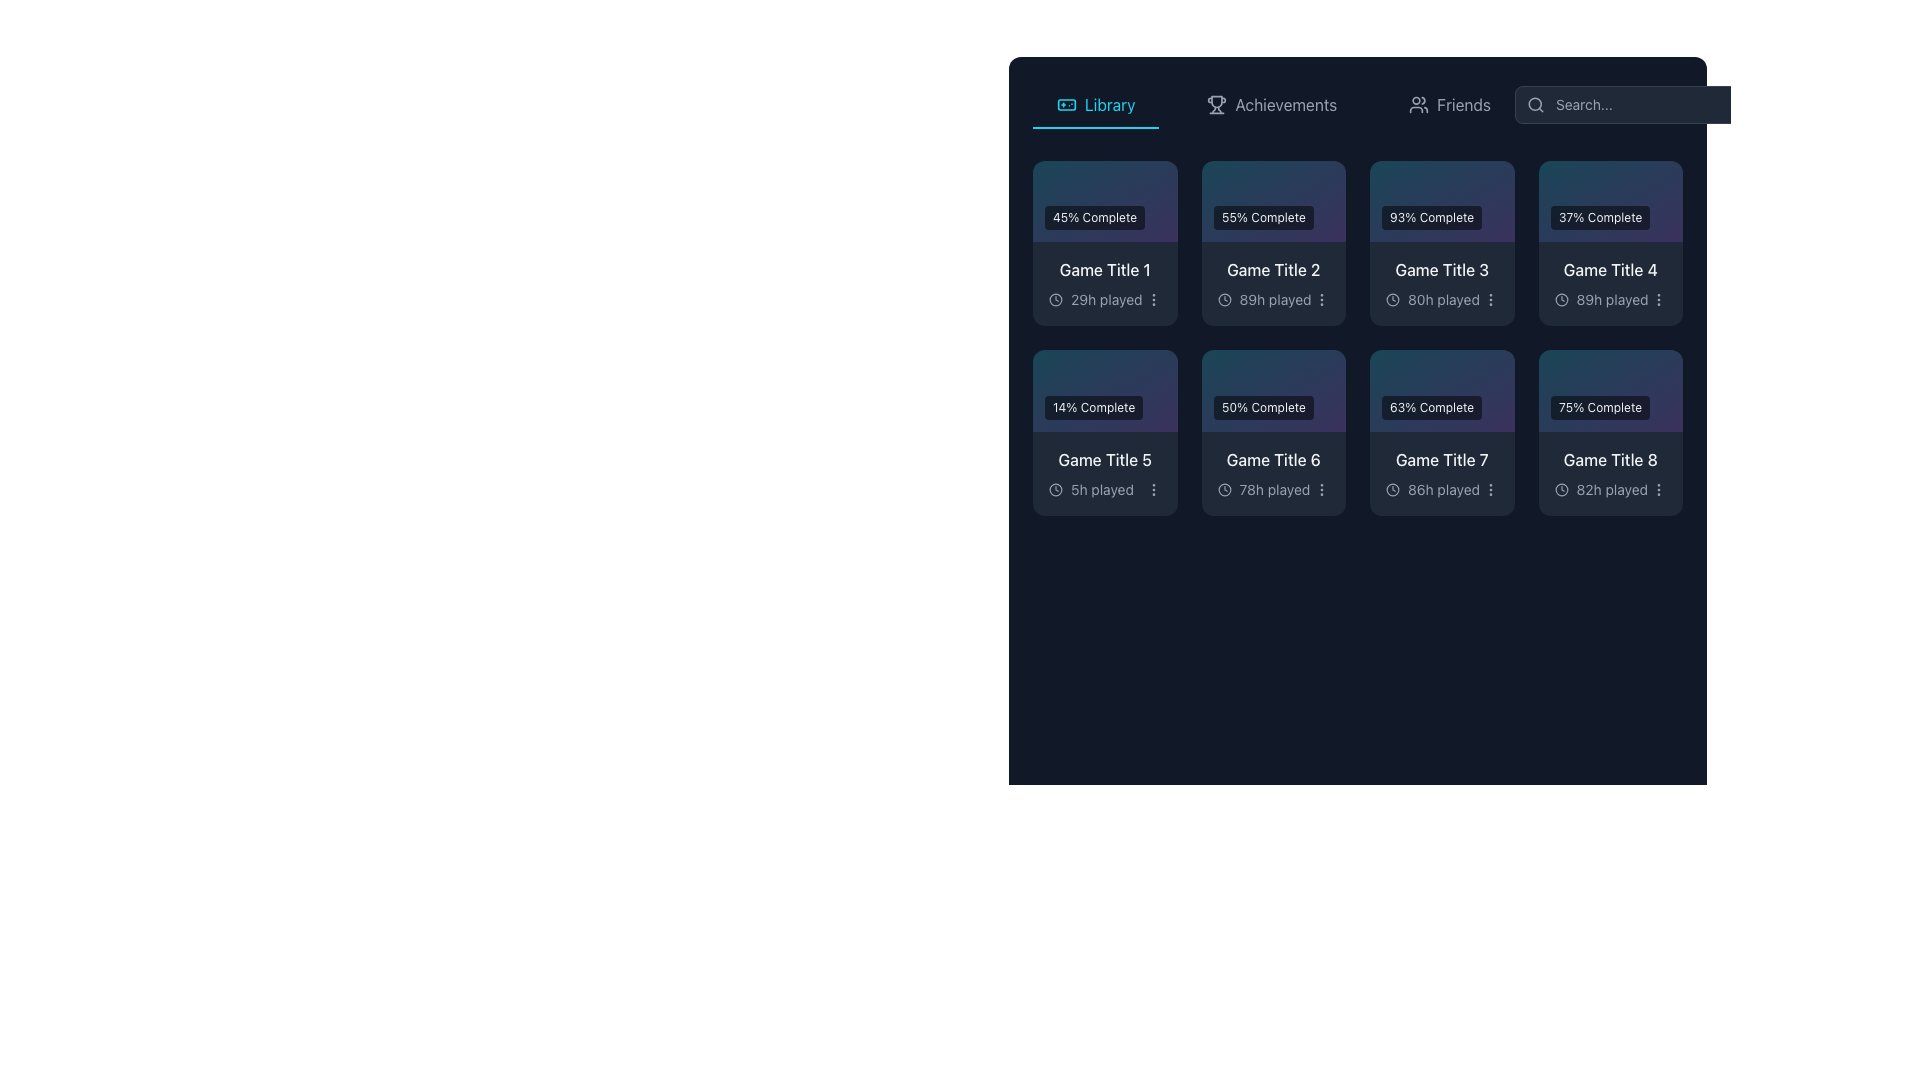 The height and width of the screenshot is (1080, 1920). Describe the element at coordinates (1271, 104) in the screenshot. I see `the 'Achievements' navigation button in the header section` at that location.